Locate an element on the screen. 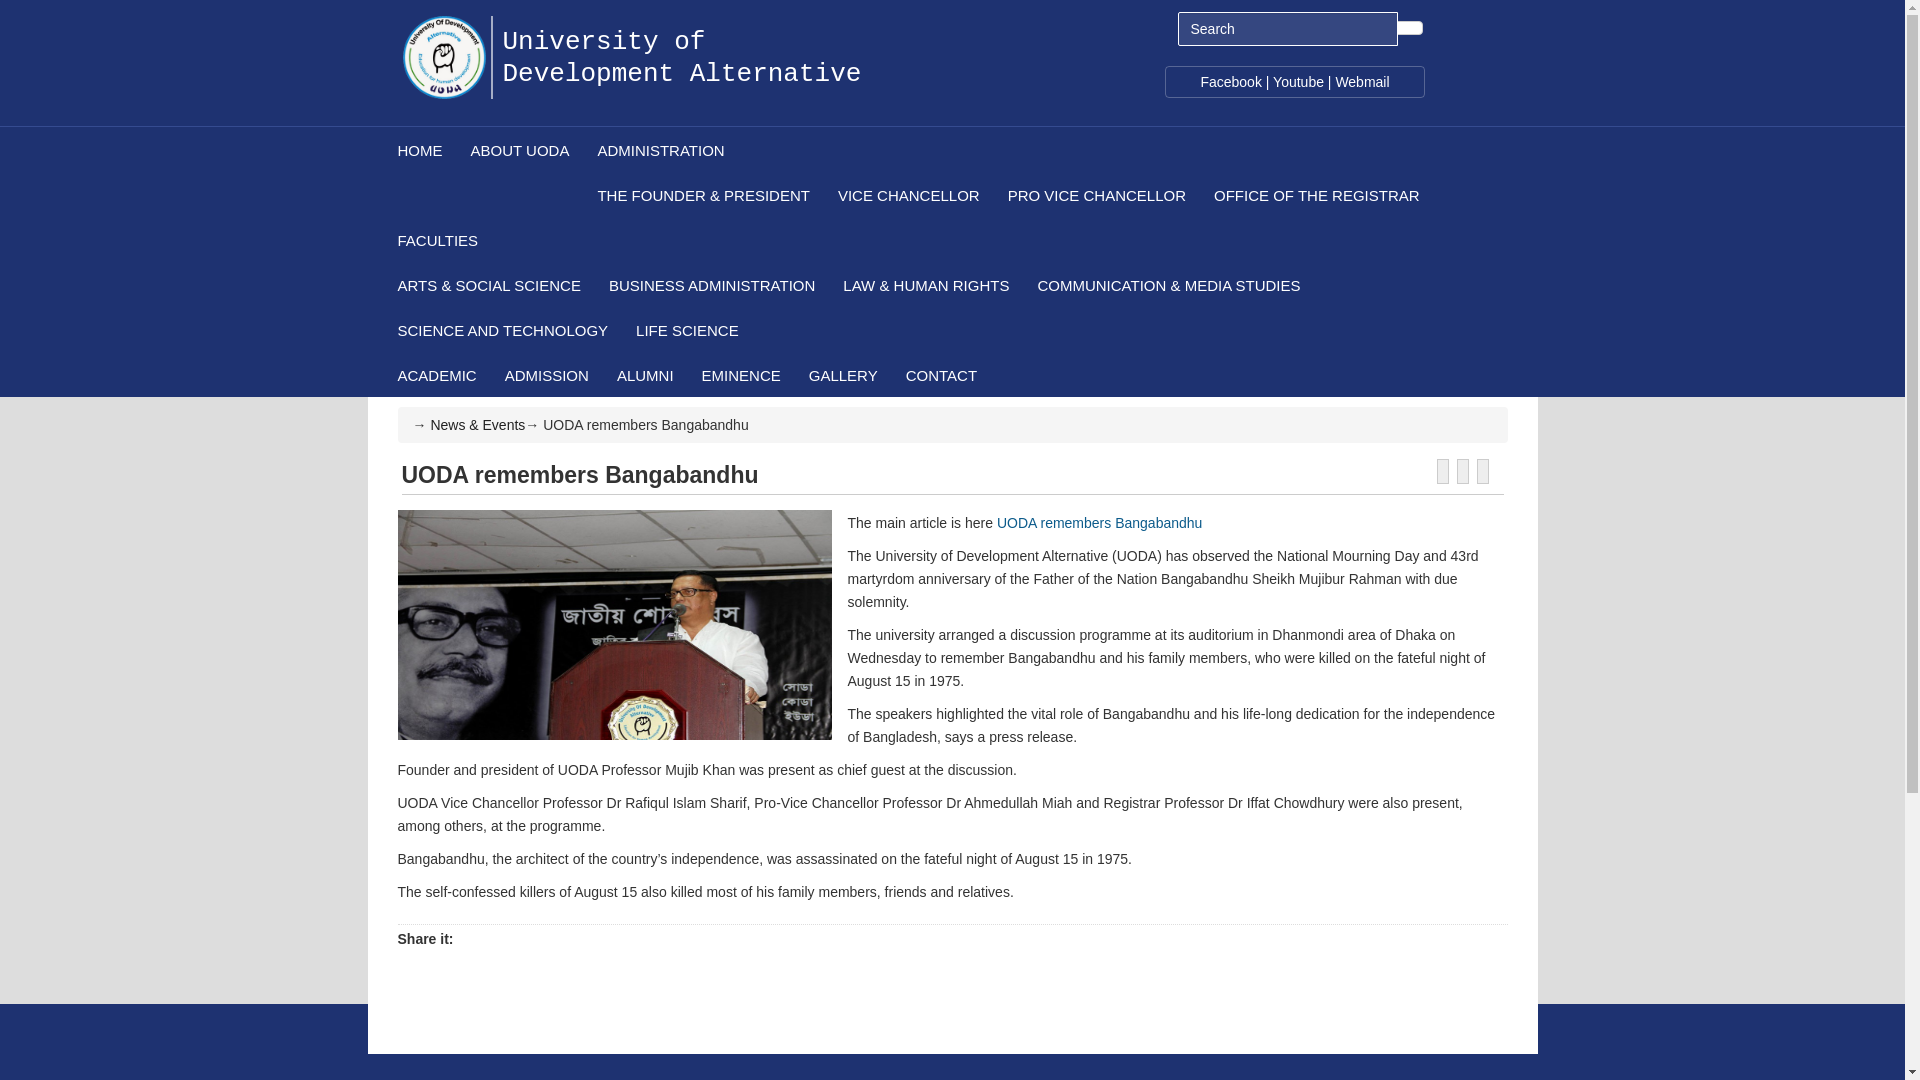 The height and width of the screenshot is (1080, 1920). 'UODA remembers Bangabandhu' is located at coordinates (1098, 522).